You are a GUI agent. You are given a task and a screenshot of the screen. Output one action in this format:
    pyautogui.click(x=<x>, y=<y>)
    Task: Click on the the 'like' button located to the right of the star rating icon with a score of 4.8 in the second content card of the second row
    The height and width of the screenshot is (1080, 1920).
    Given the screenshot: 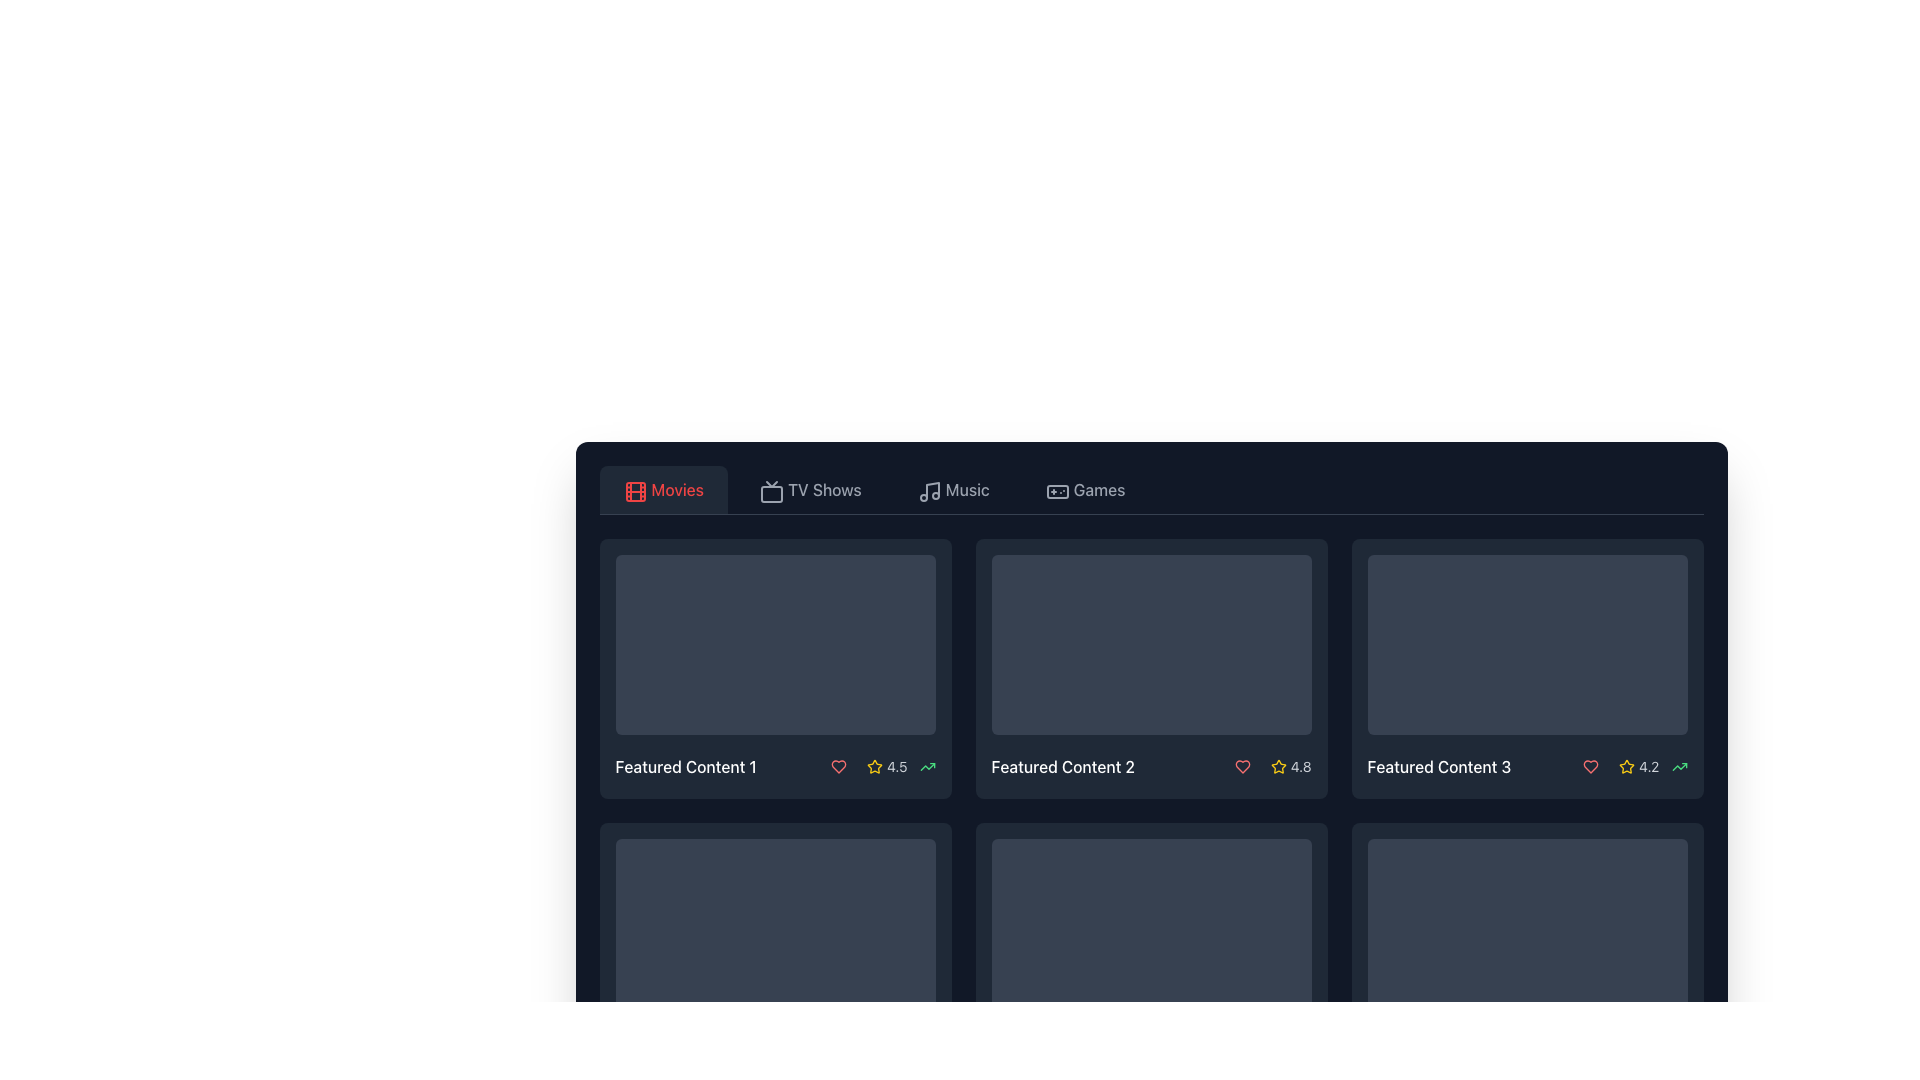 What is the action you would take?
    pyautogui.click(x=1241, y=766)
    